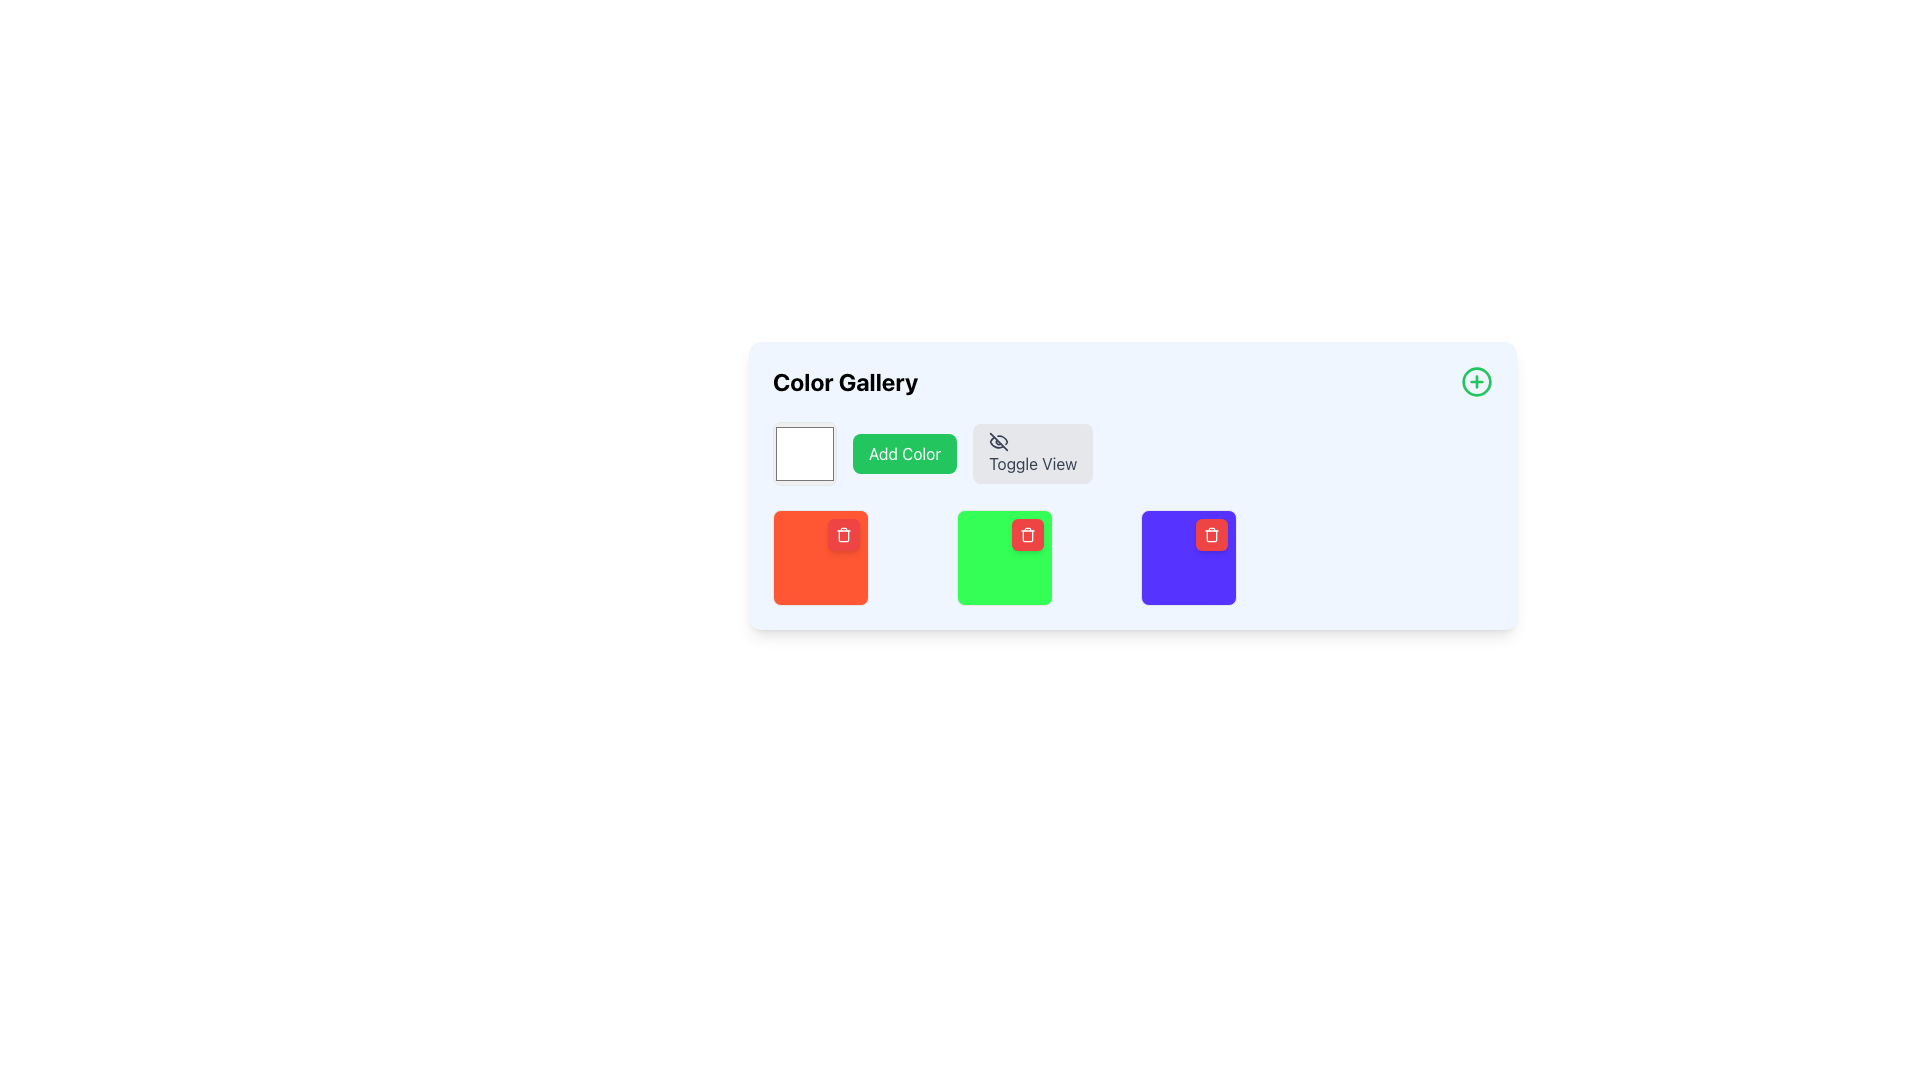 The width and height of the screenshot is (1920, 1080). Describe the element at coordinates (1033, 454) in the screenshot. I see `the toggle button located at the top center of the interface` at that location.